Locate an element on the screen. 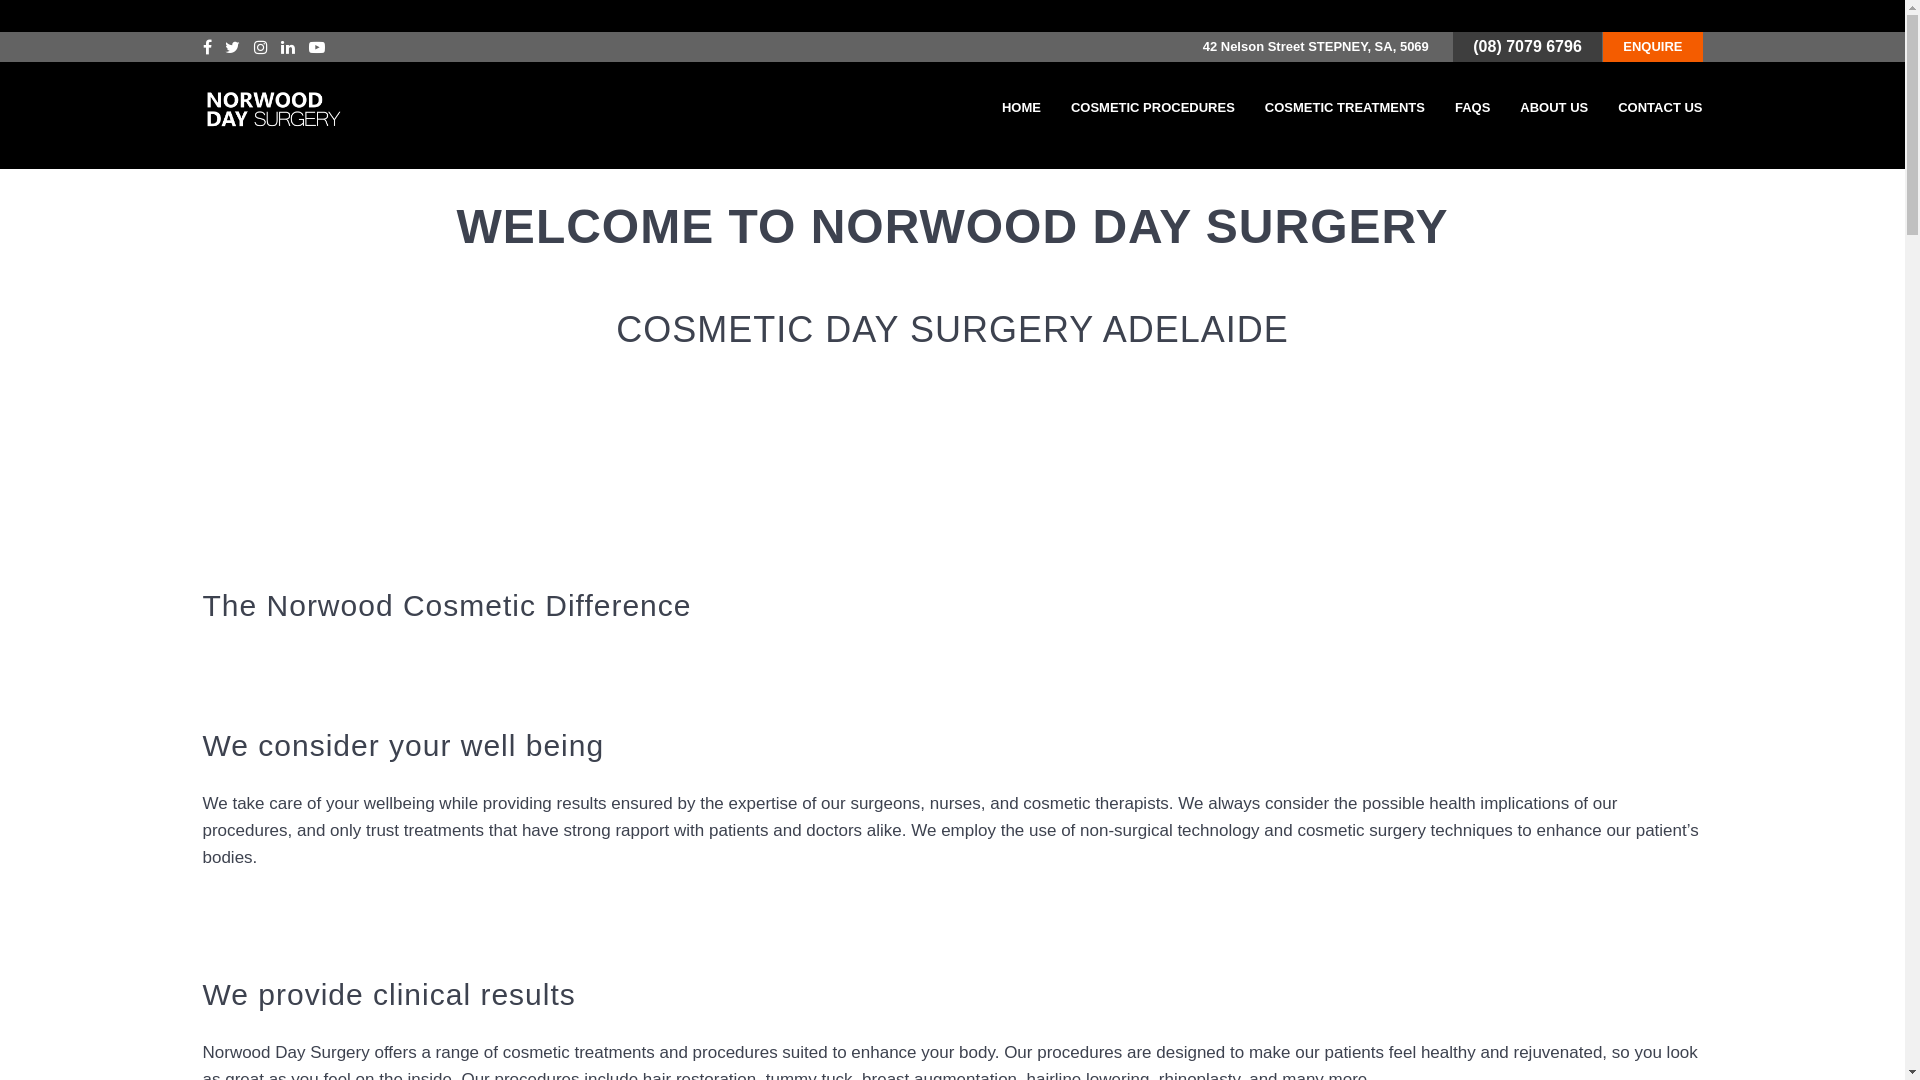 The height and width of the screenshot is (1080, 1920). 'FAQS' is located at coordinates (1472, 108).